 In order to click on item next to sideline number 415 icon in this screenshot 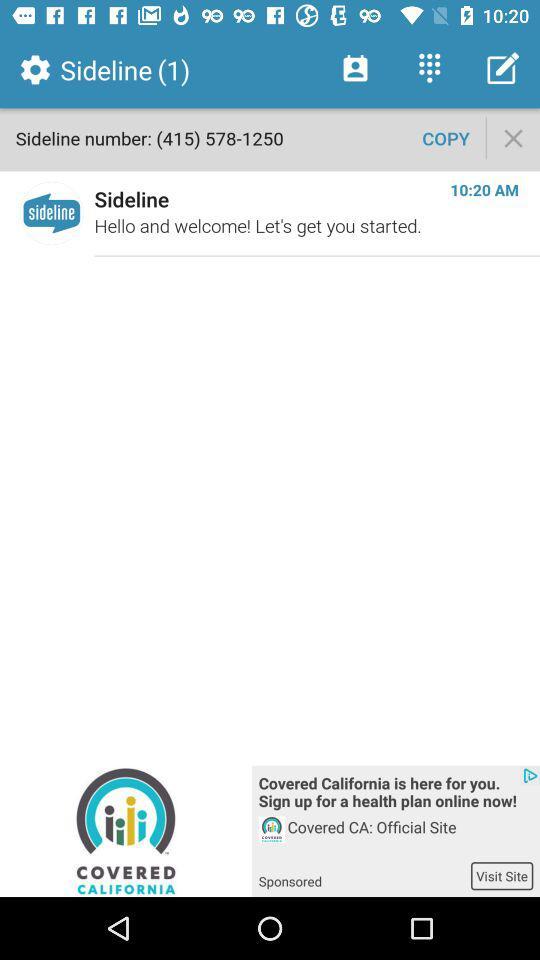, I will do `click(446, 137)`.